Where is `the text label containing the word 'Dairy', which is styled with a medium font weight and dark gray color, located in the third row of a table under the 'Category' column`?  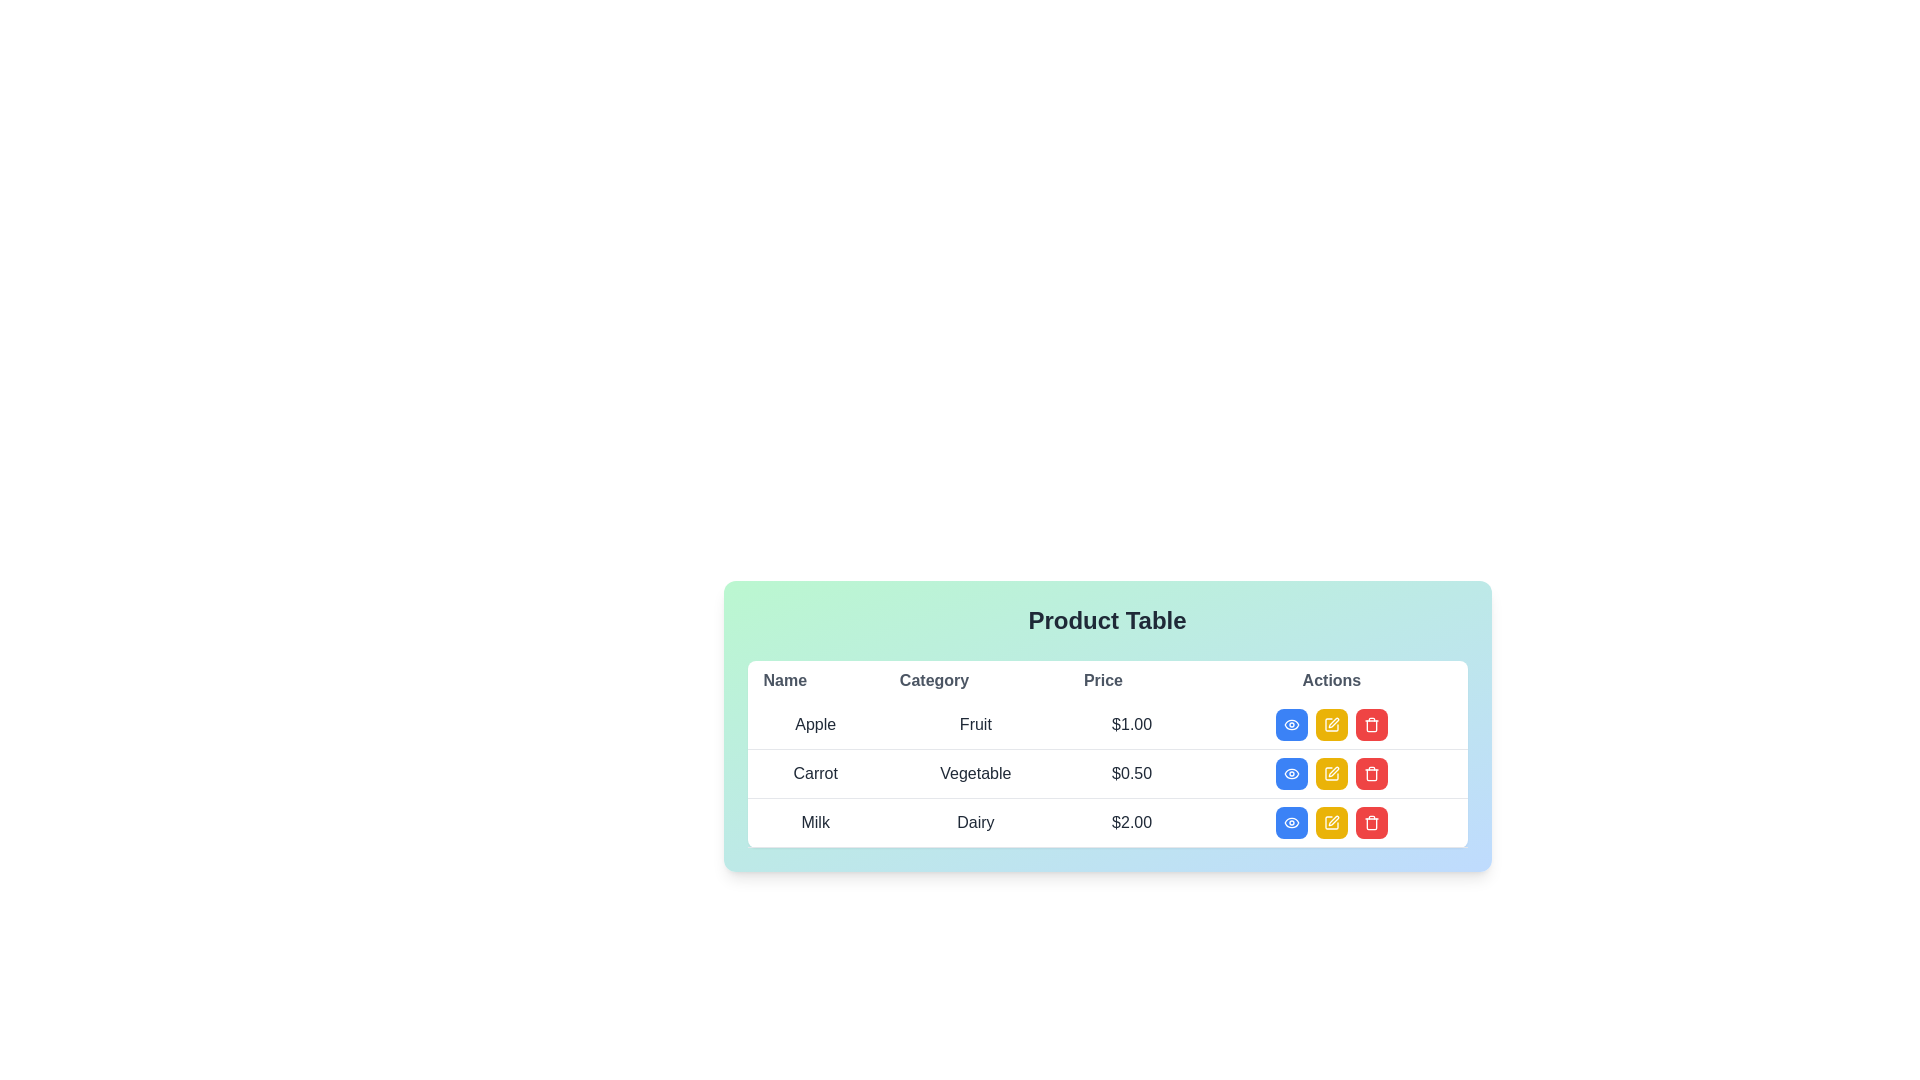 the text label containing the word 'Dairy', which is styled with a medium font weight and dark gray color, located in the third row of a table under the 'Category' column is located at coordinates (975, 822).